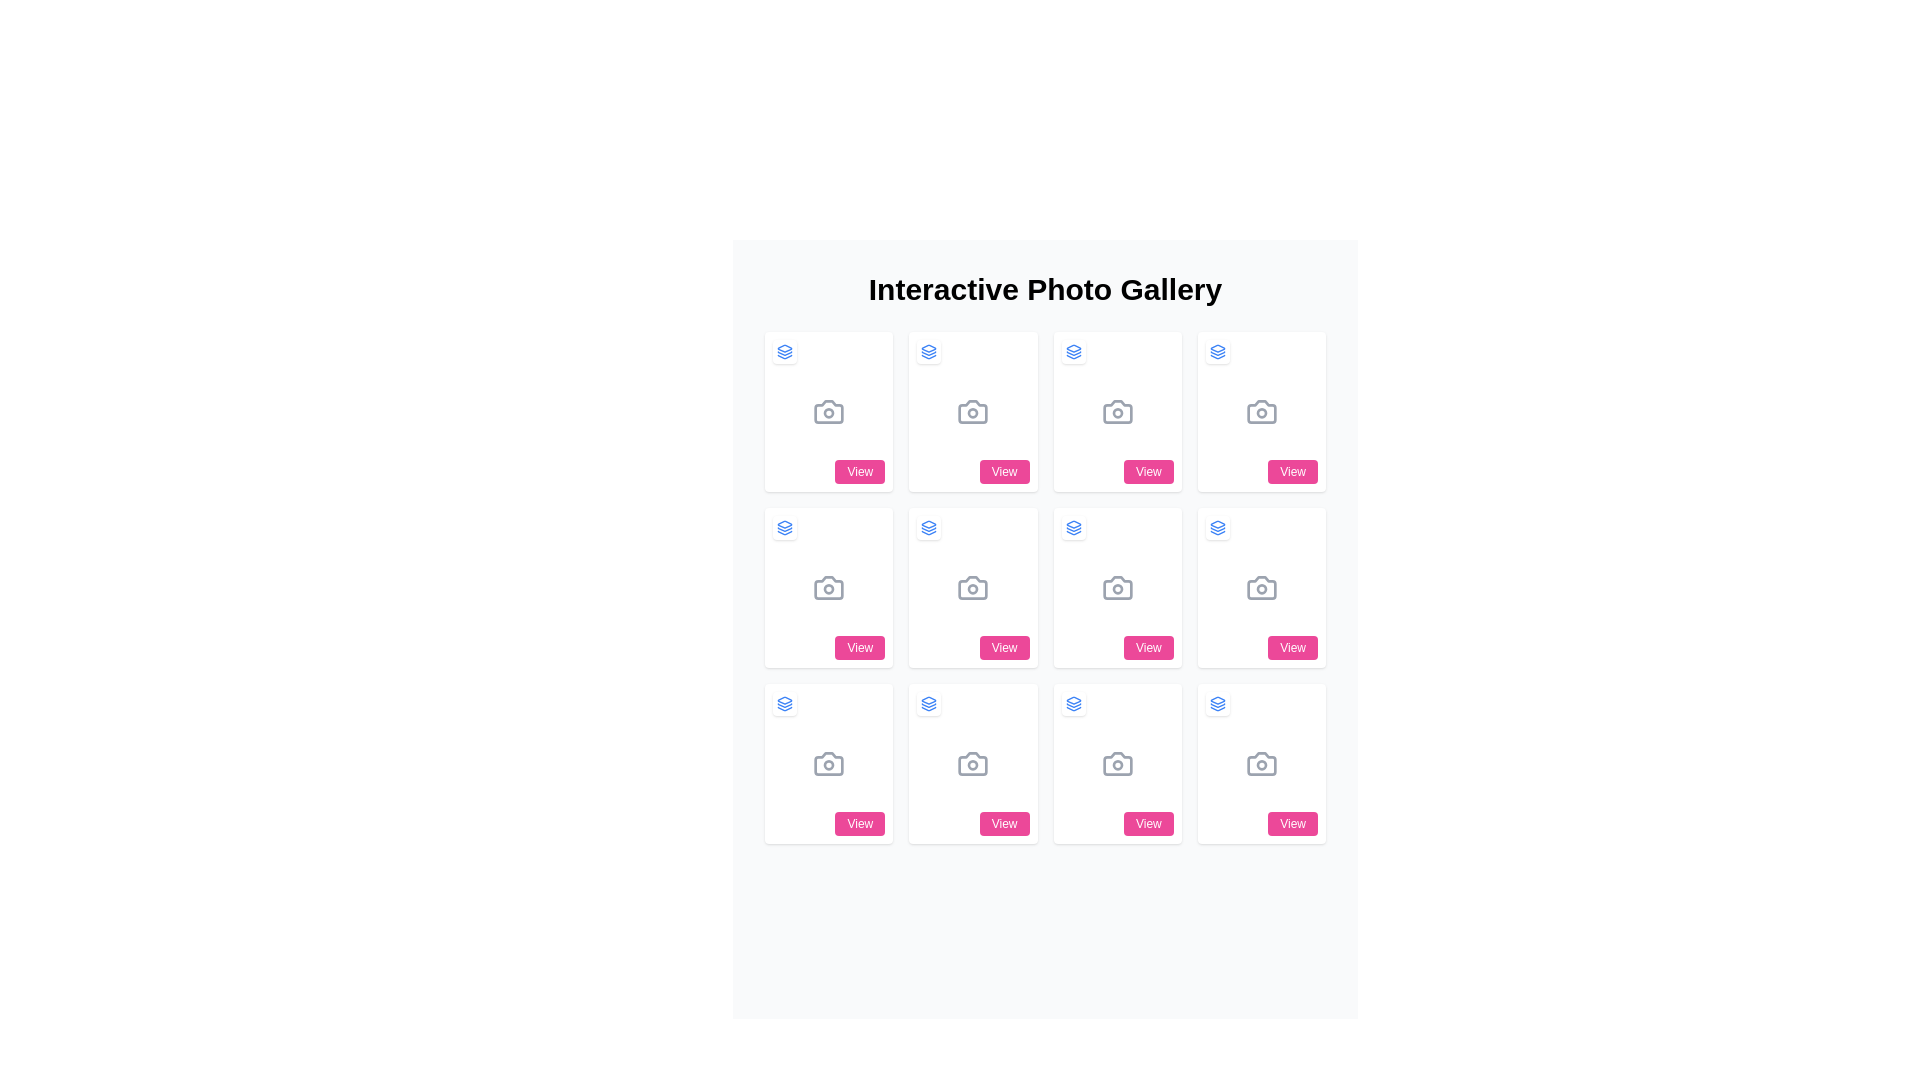 The width and height of the screenshot is (1920, 1080). Describe the element at coordinates (1072, 527) in the screenshot. I see `the icon in the top left corner of the card in the second row and second column of the grid layout` at that location.